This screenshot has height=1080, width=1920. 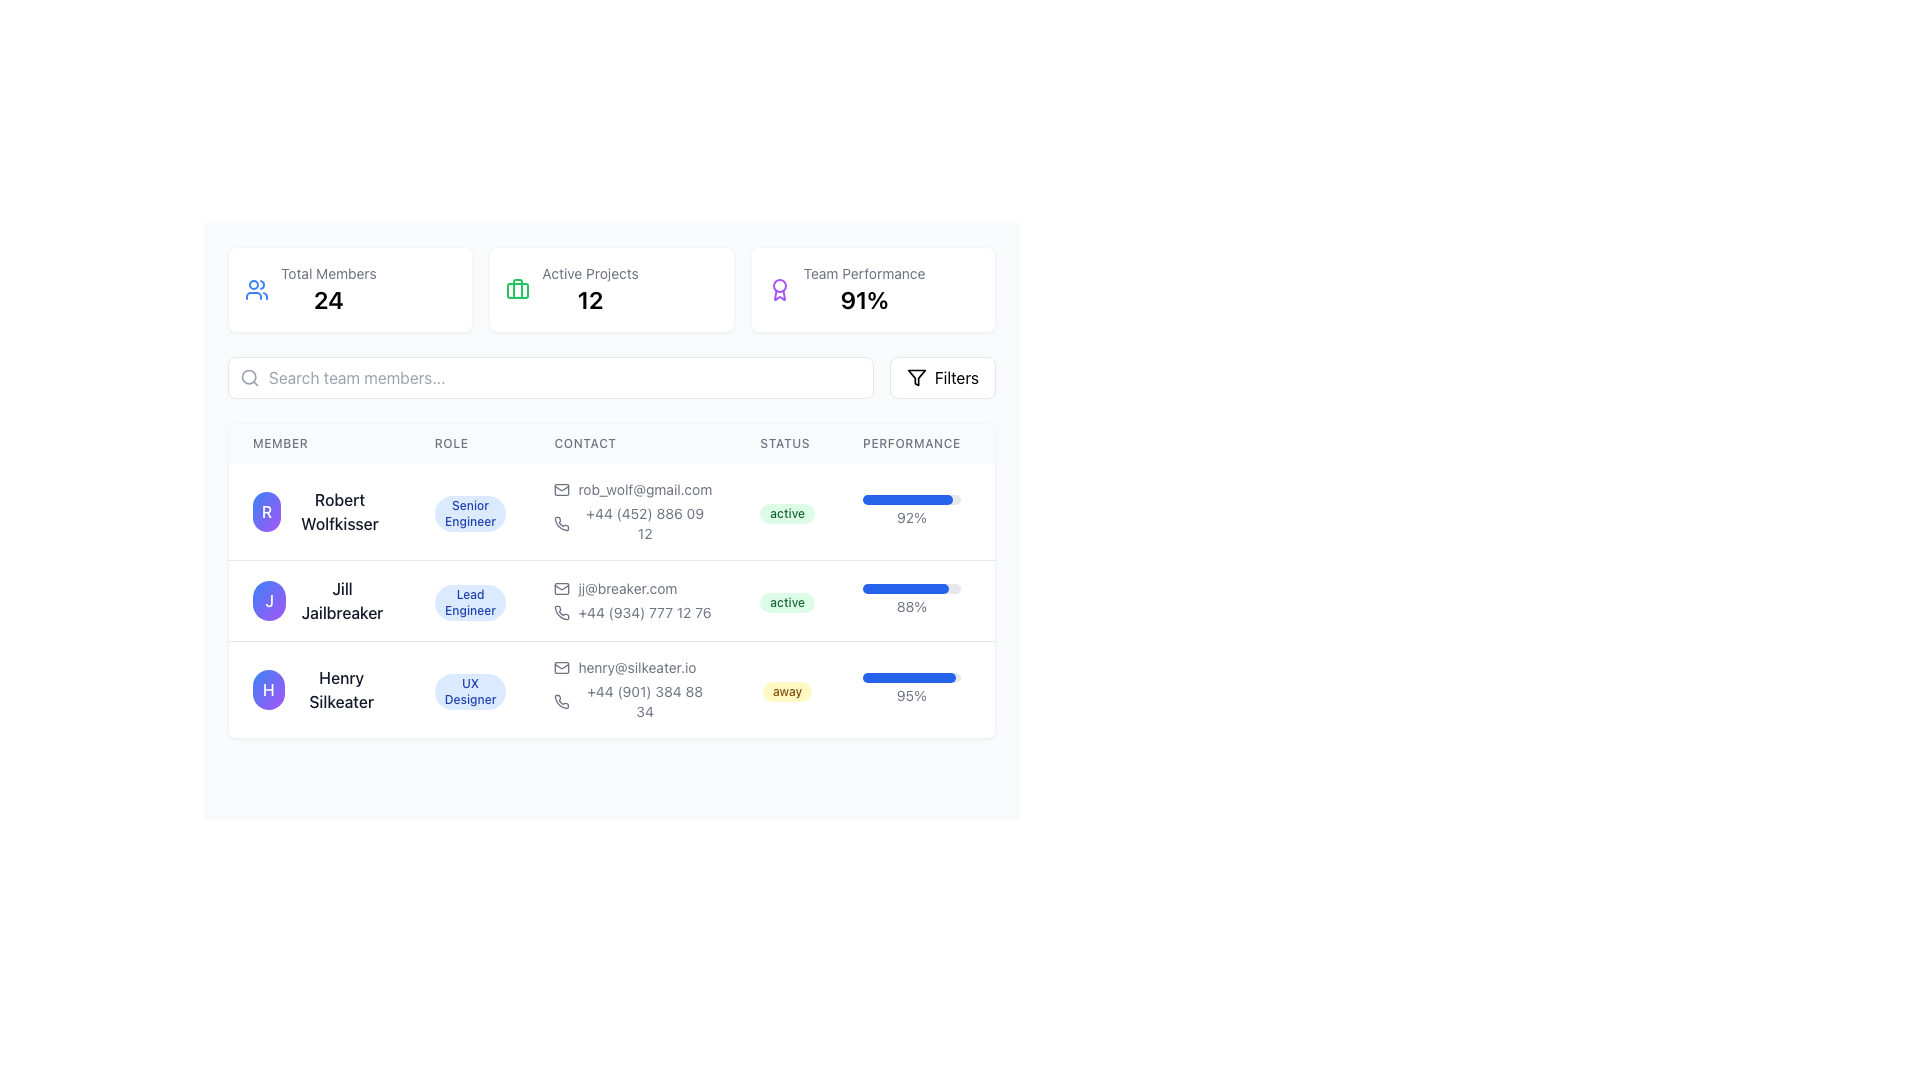 I want to click on the phone number text with an adjacent icon in the 'Contact' column, so click(x=632, y=523).